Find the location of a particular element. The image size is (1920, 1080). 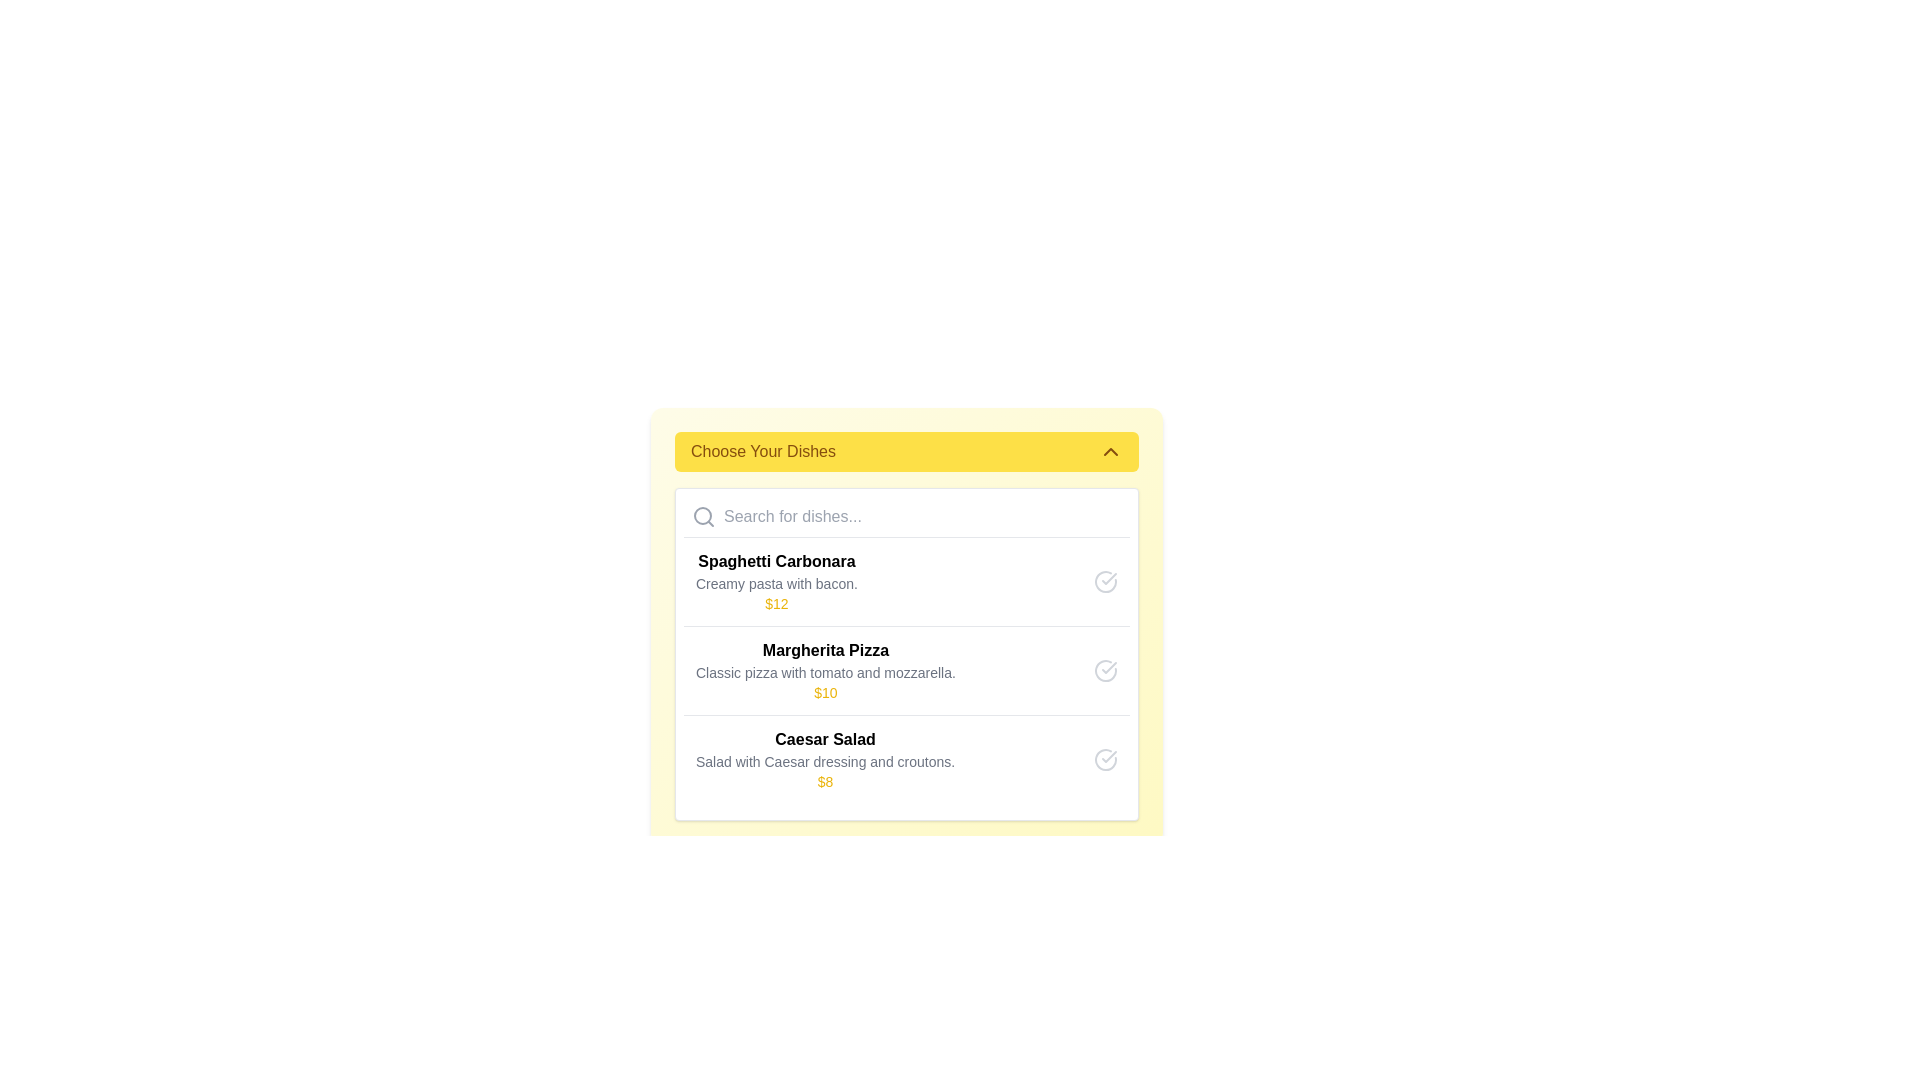

the 'Caesar Salad' menu item, which displays the dish name, description, price, and a checkmark icon is located at coordinates (906, 759).